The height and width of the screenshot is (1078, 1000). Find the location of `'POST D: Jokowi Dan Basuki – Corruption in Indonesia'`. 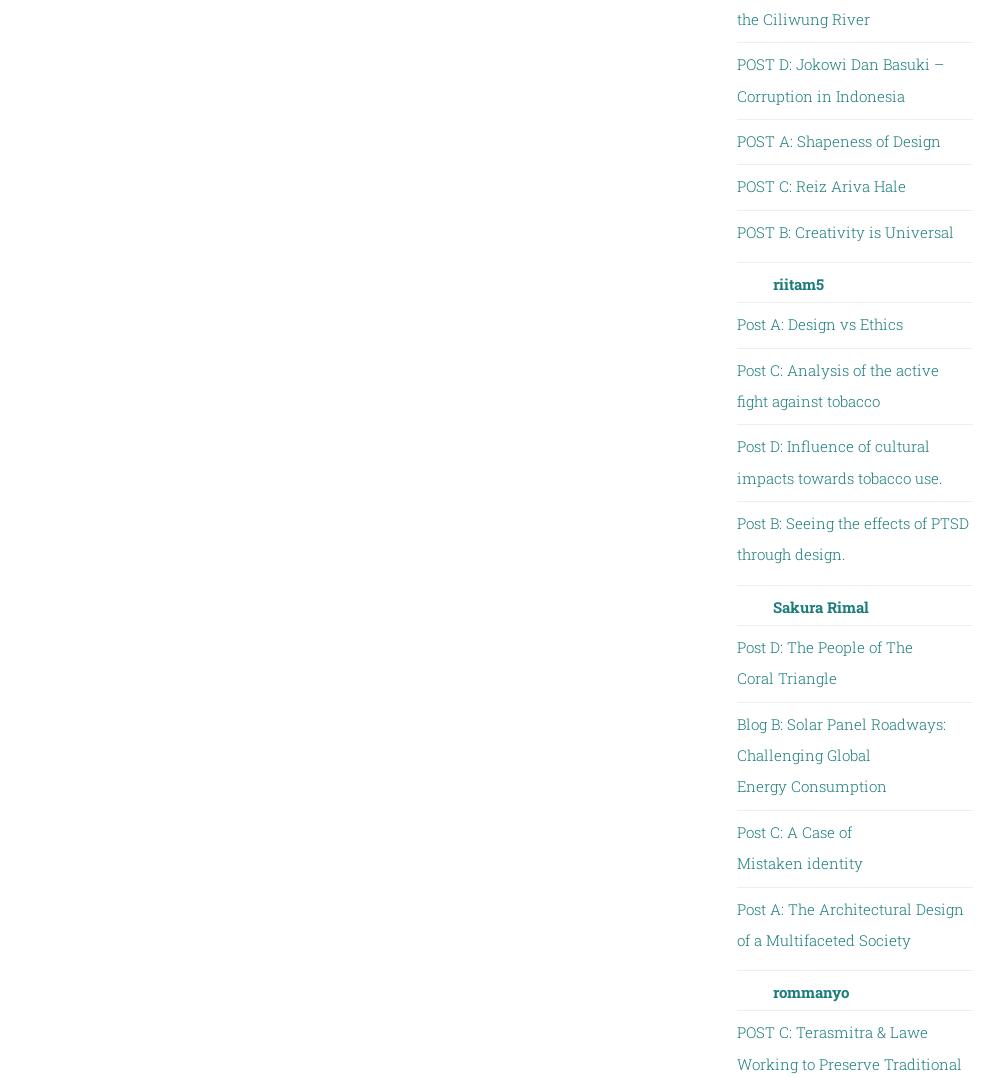

'POST D: Jokowi Dan Basuki – Corruption in Indonesia' is located at coordinates (838, 78).